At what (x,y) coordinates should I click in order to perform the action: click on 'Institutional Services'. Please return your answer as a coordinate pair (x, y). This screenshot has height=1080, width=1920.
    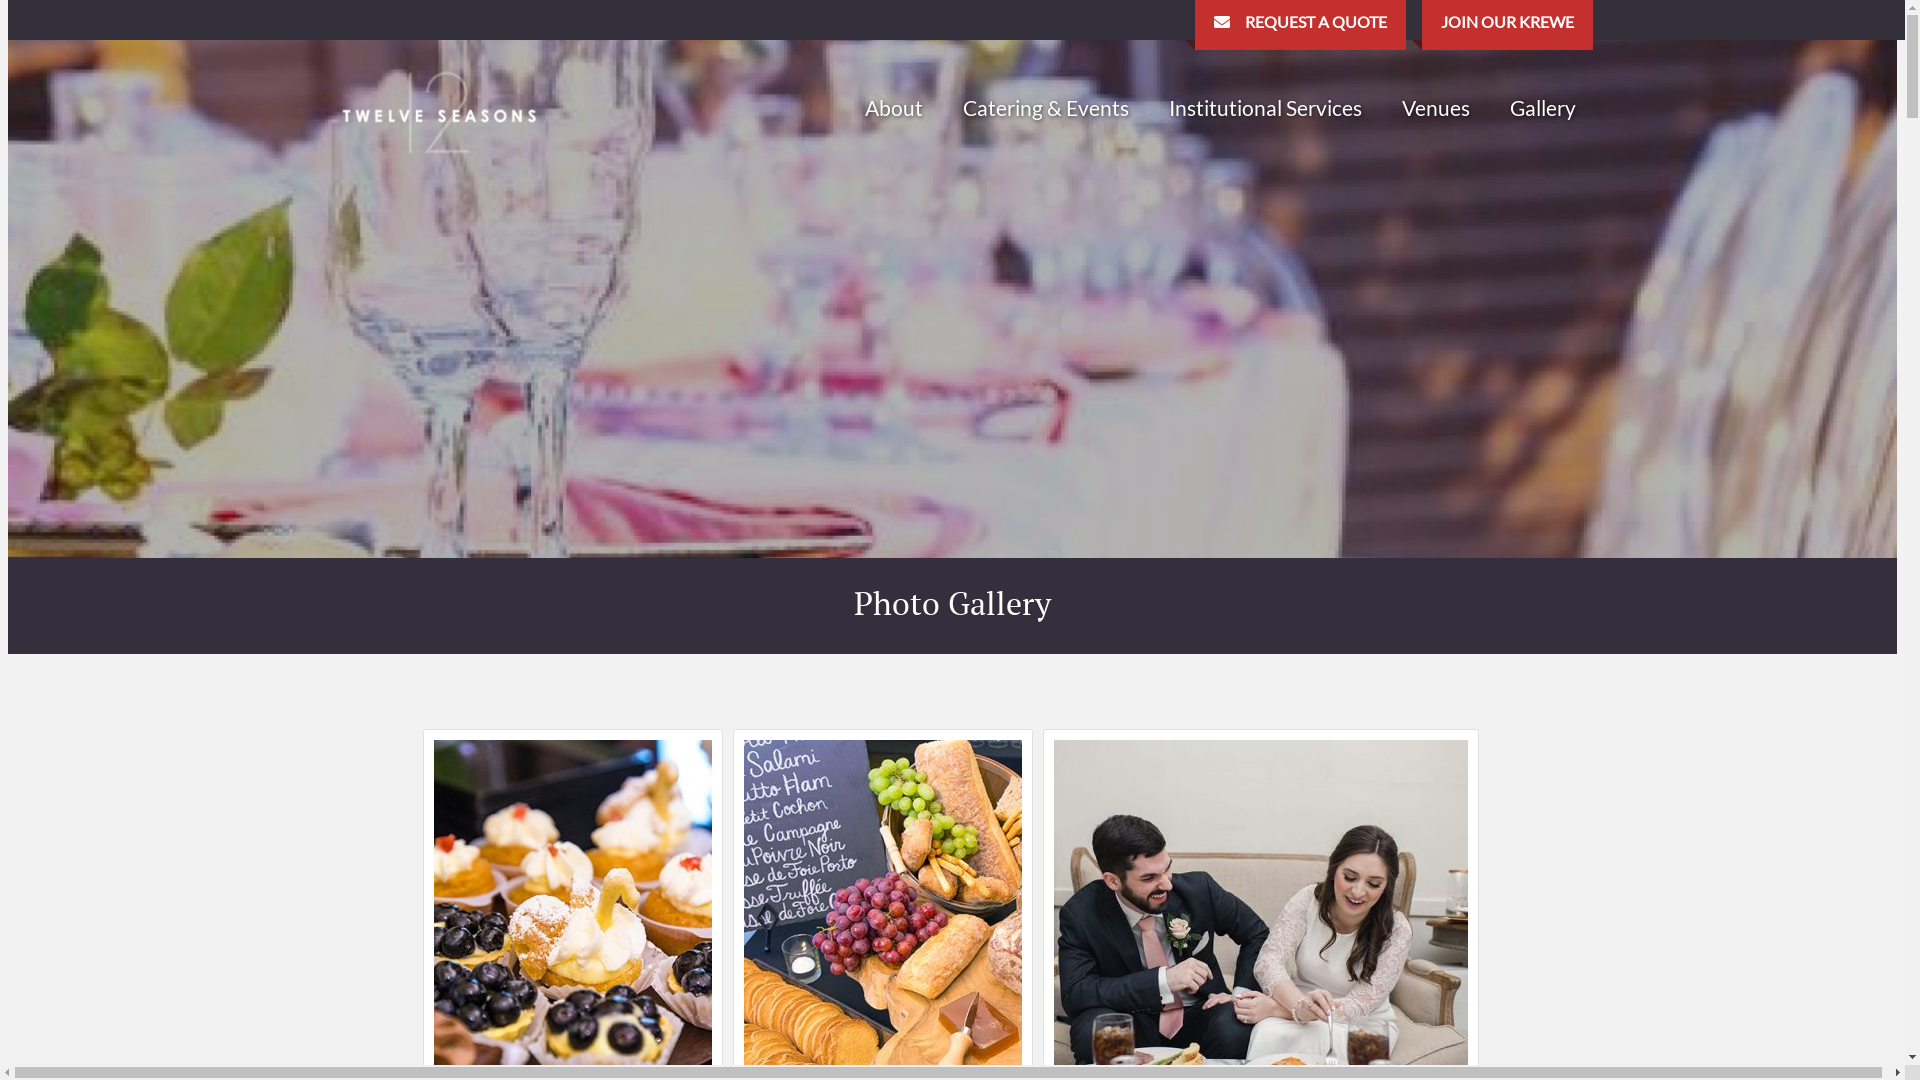
    Looking at the image, I should click on (1263, 108).